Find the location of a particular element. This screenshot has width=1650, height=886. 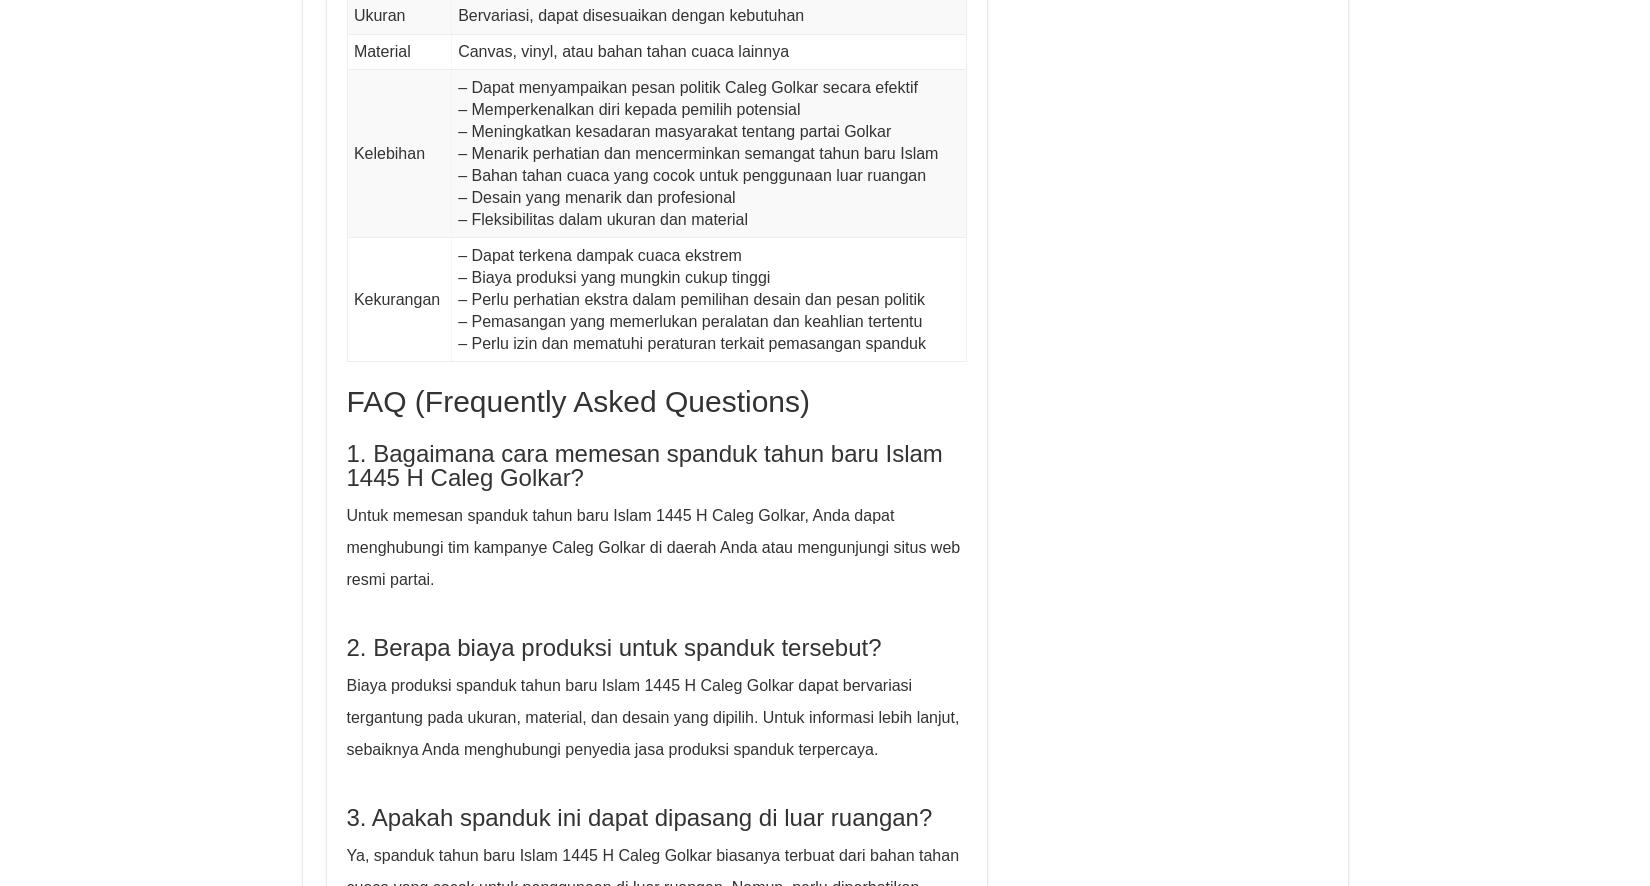

'Ukuran' is located at coordinates (352, 15).